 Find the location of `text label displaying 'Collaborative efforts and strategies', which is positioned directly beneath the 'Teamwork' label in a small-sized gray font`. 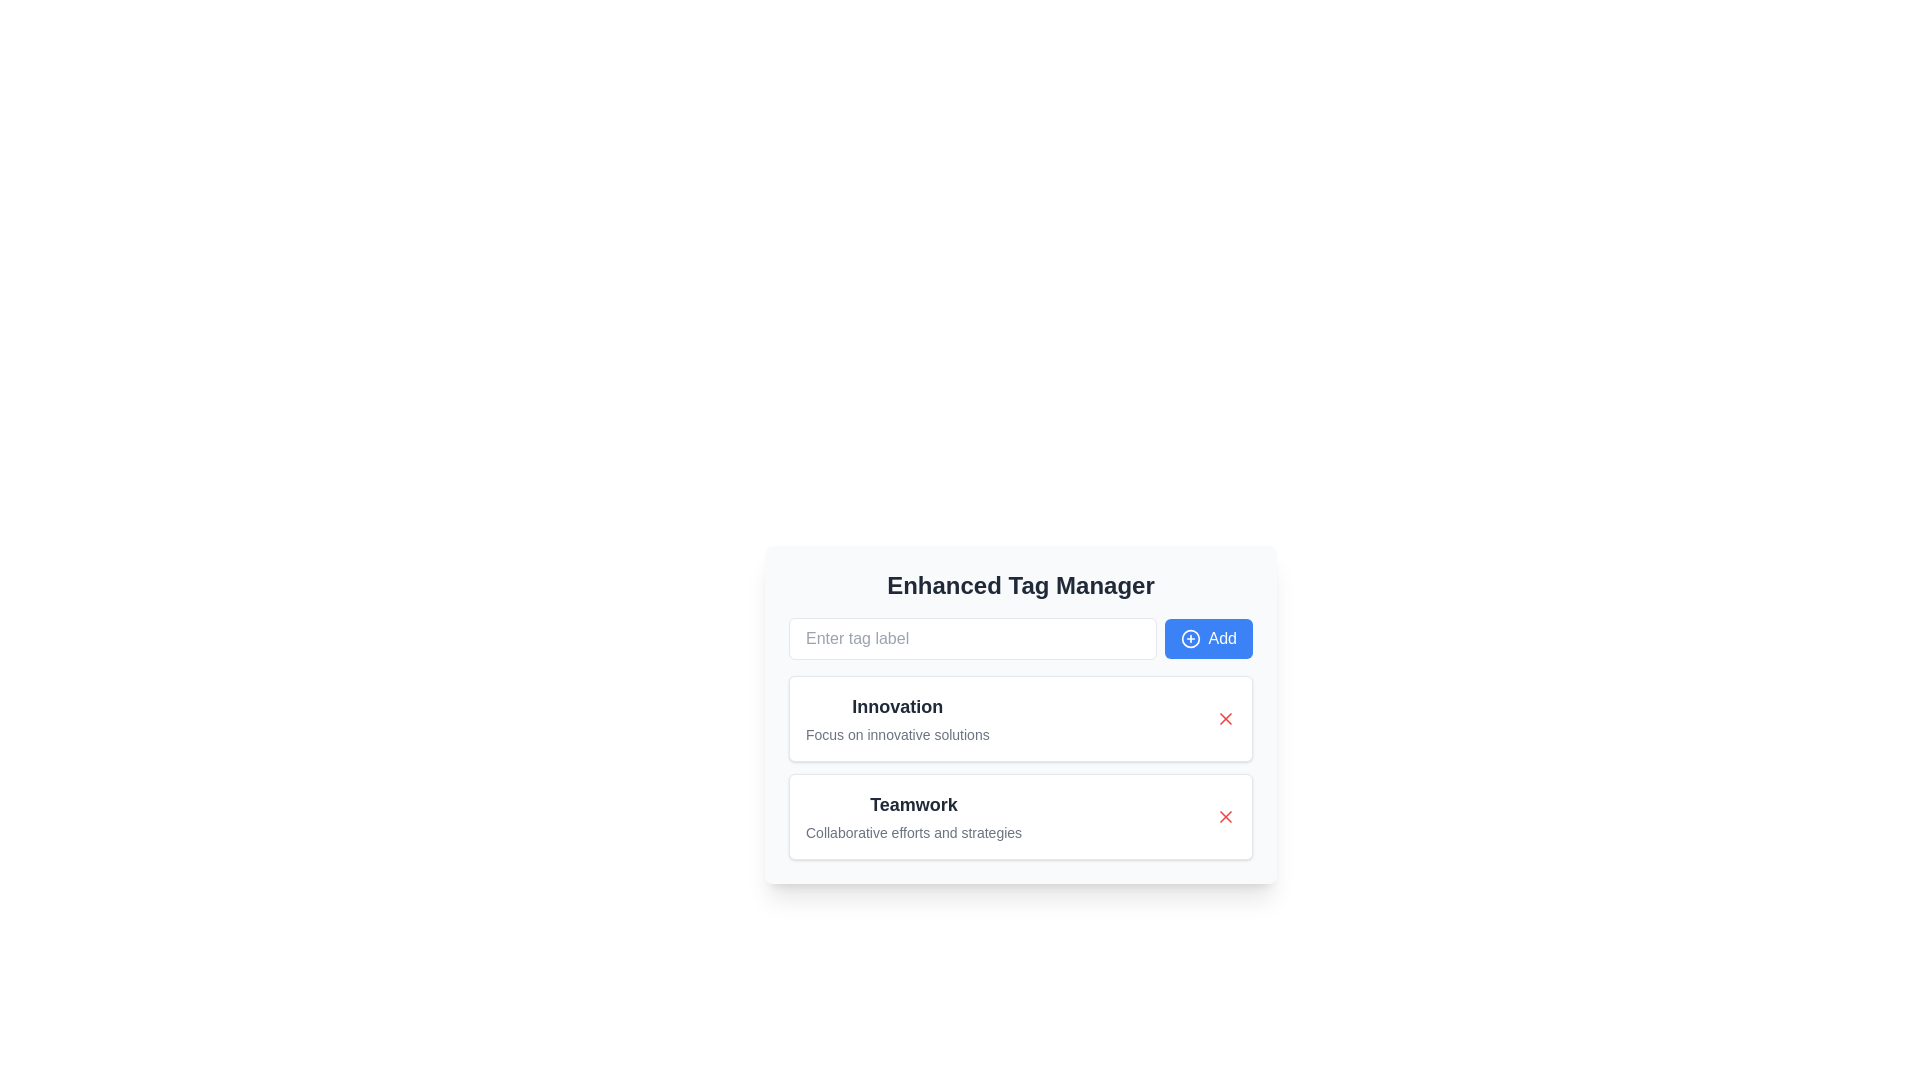

text label displaying 'Collaborative efforts and strategies', which is positioned directly beneath the 'Teamwork' label in a small-sized gray font is located at coordinates (913, 833).